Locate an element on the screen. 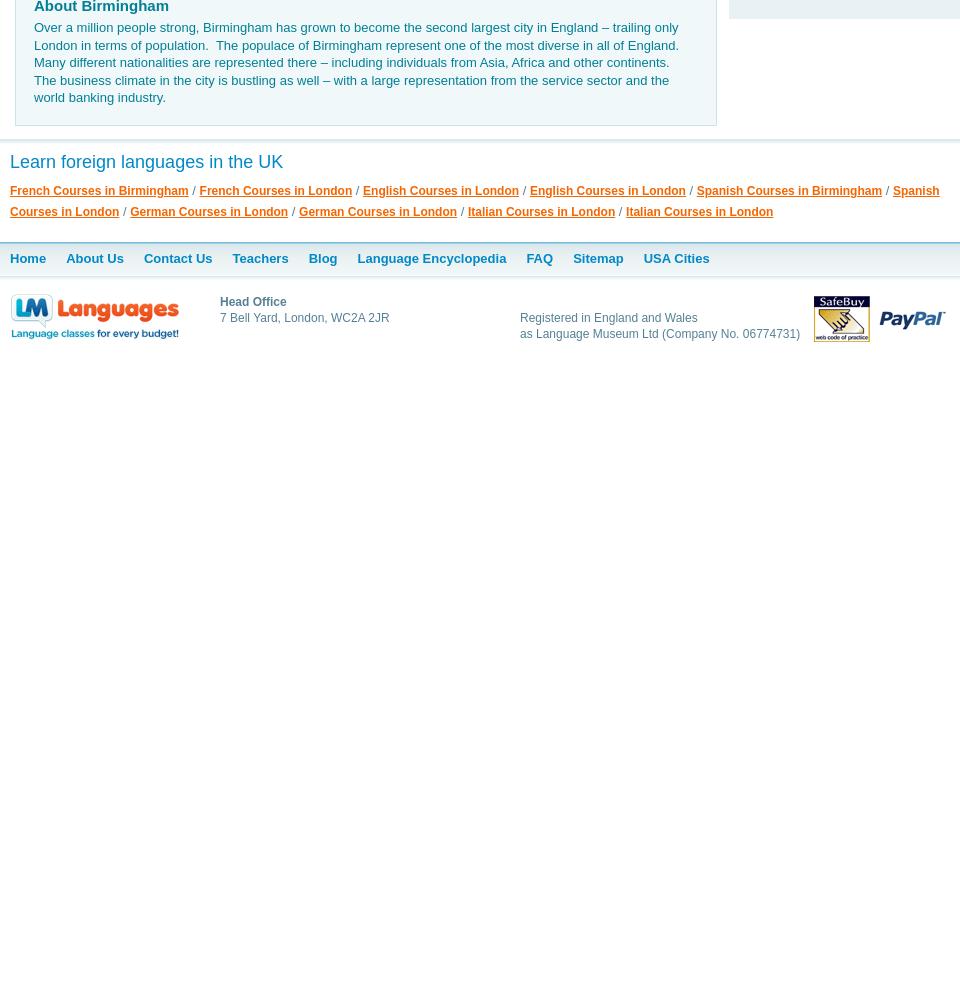 Image resolution: width=960 pixels, height=1000 pixels. 'Spanish Courses in Birmingham' is located at coordinates (696, 189).